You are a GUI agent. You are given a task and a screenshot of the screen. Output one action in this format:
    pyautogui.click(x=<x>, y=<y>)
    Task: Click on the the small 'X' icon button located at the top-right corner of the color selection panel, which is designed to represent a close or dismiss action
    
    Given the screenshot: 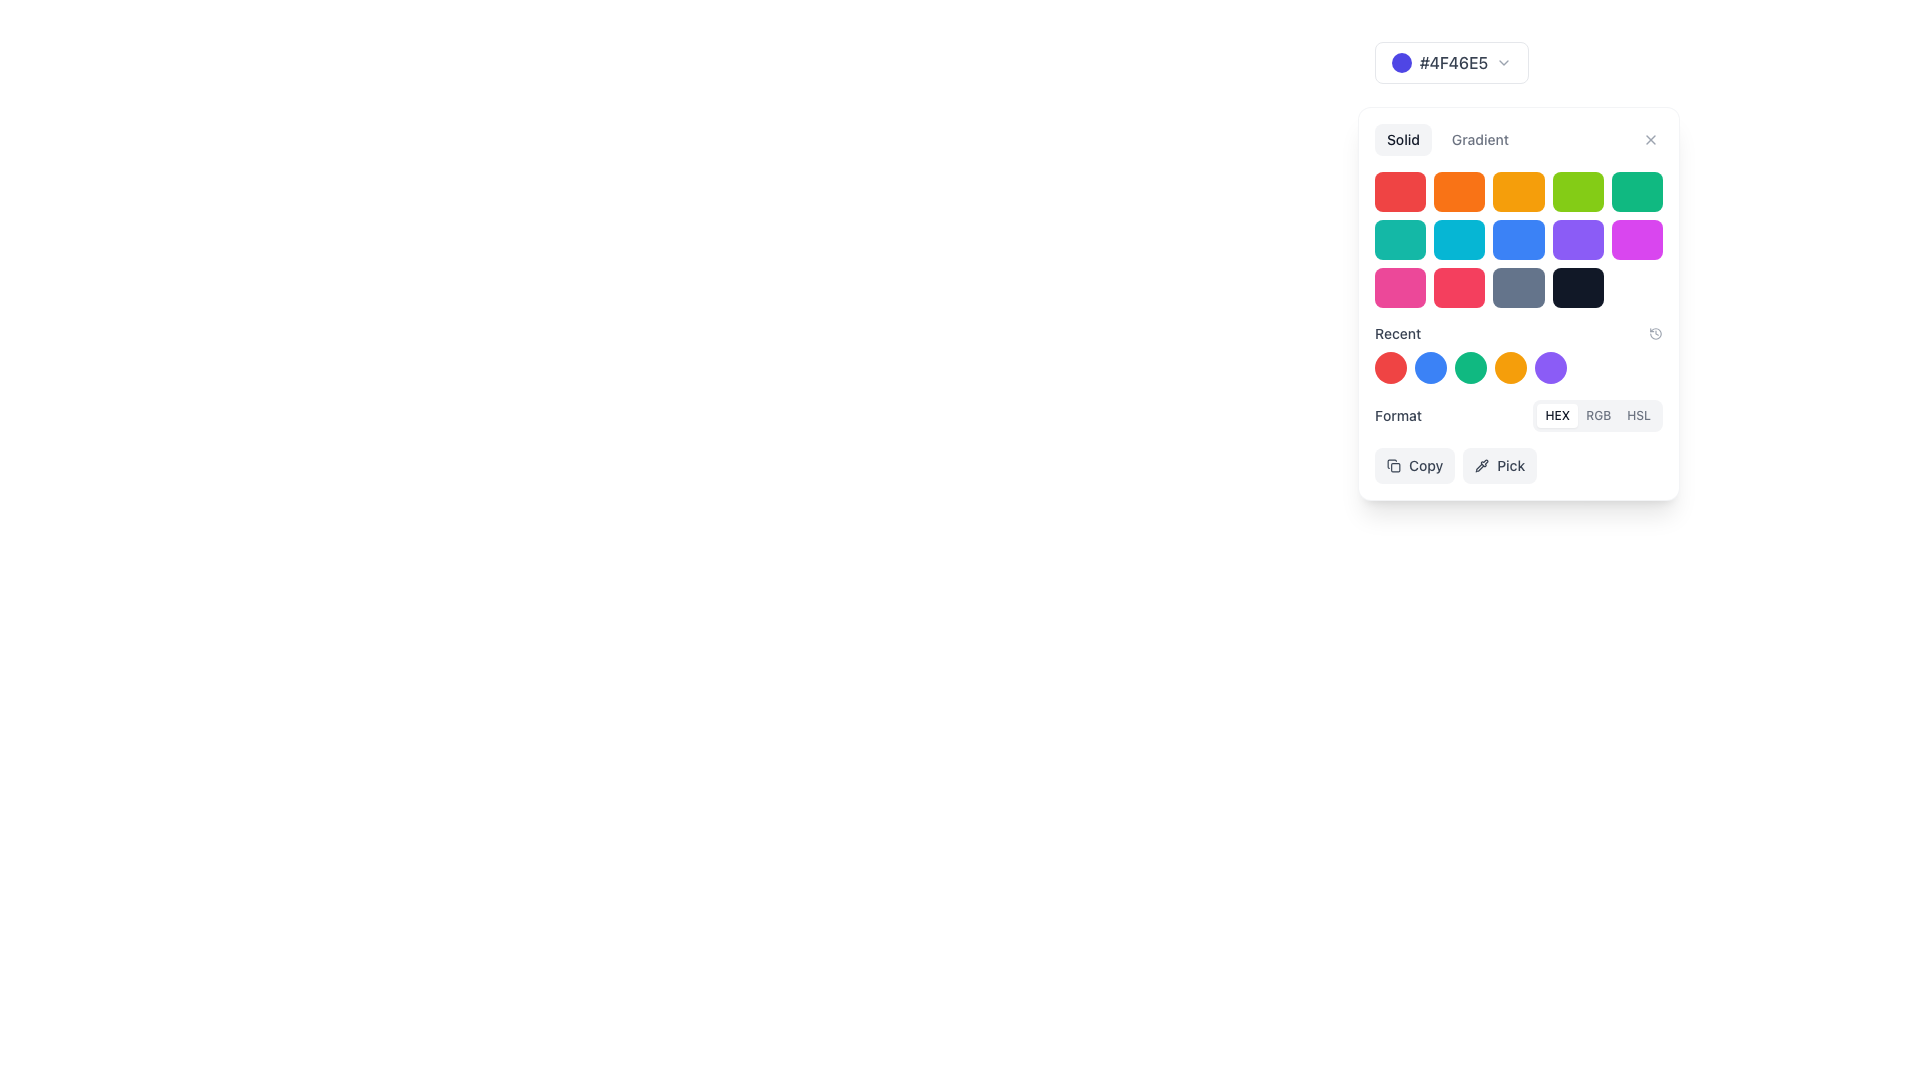 What is the action you would take?
    pyautogui.click(x=1651, y=138)
    